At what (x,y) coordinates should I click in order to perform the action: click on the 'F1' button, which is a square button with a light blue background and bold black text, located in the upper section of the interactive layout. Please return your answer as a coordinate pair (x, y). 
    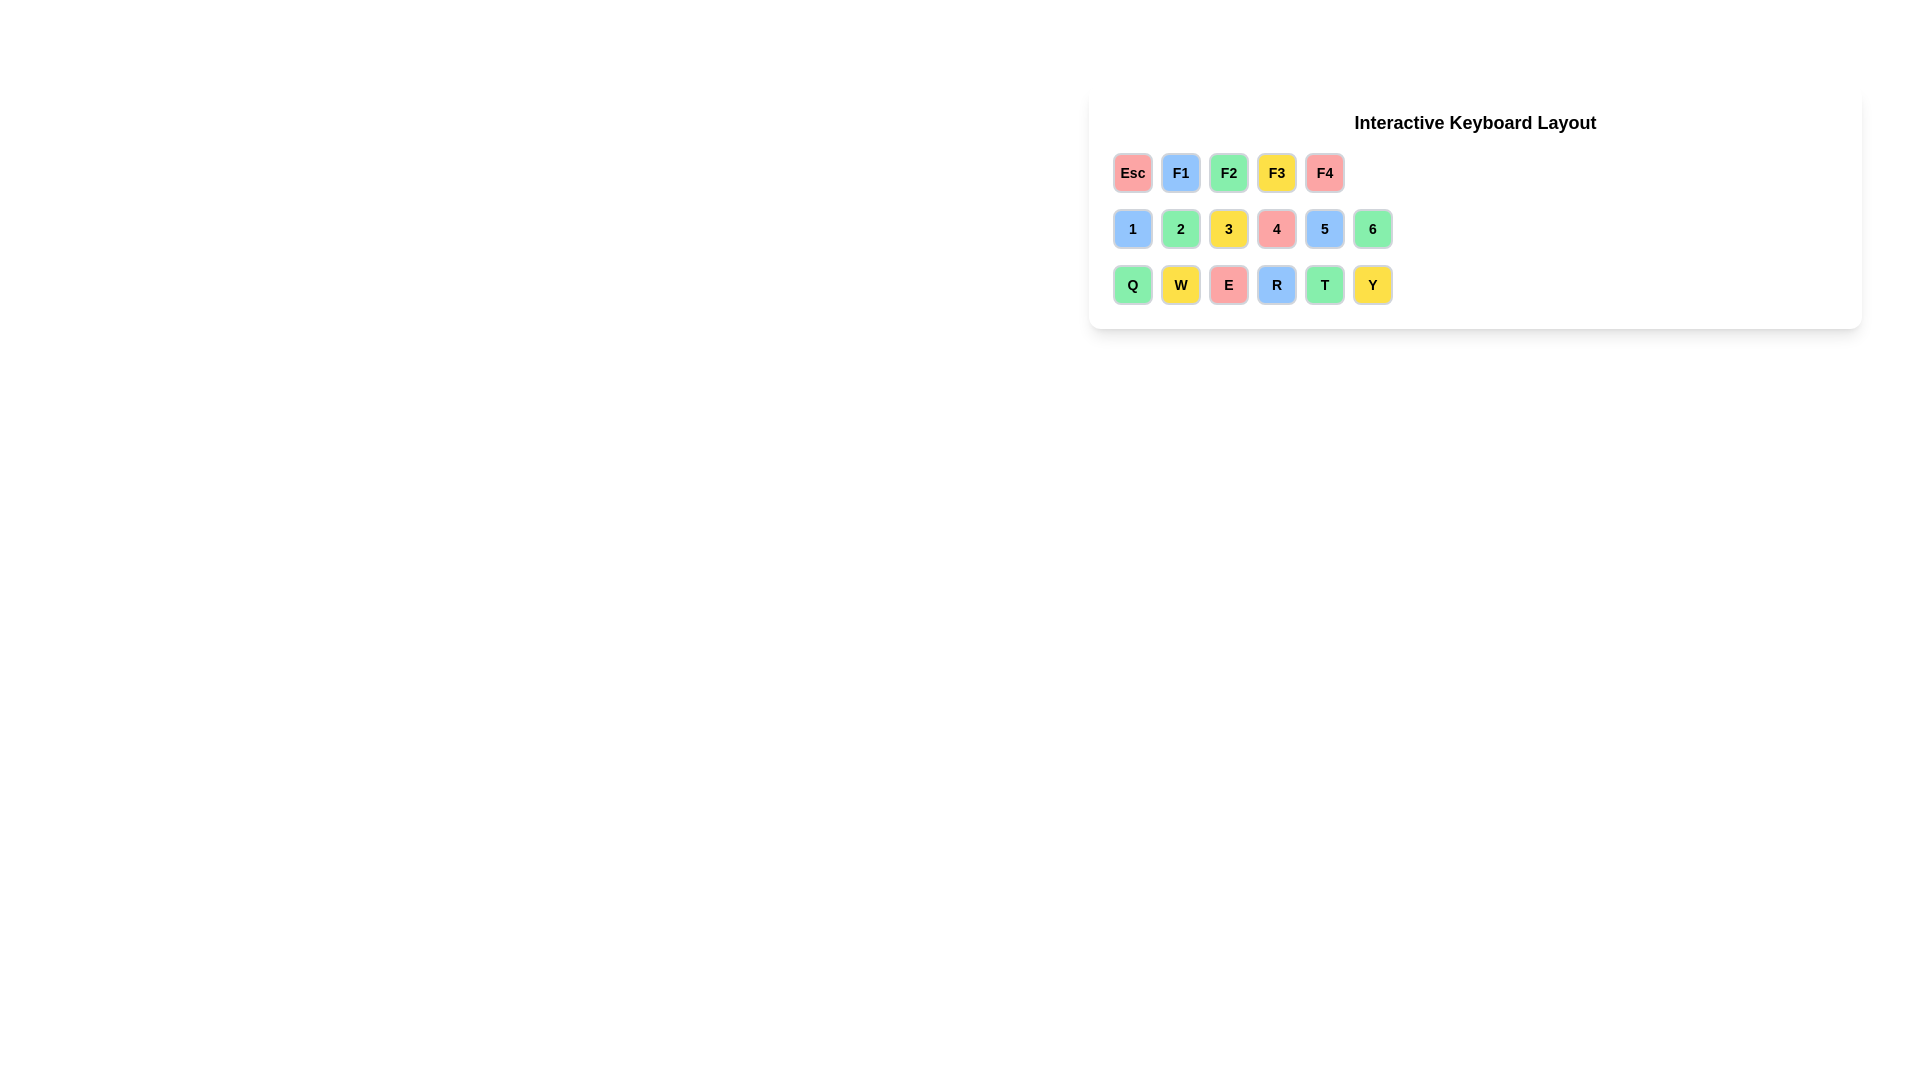
    Looking at the image, I should click on (1180, 172).